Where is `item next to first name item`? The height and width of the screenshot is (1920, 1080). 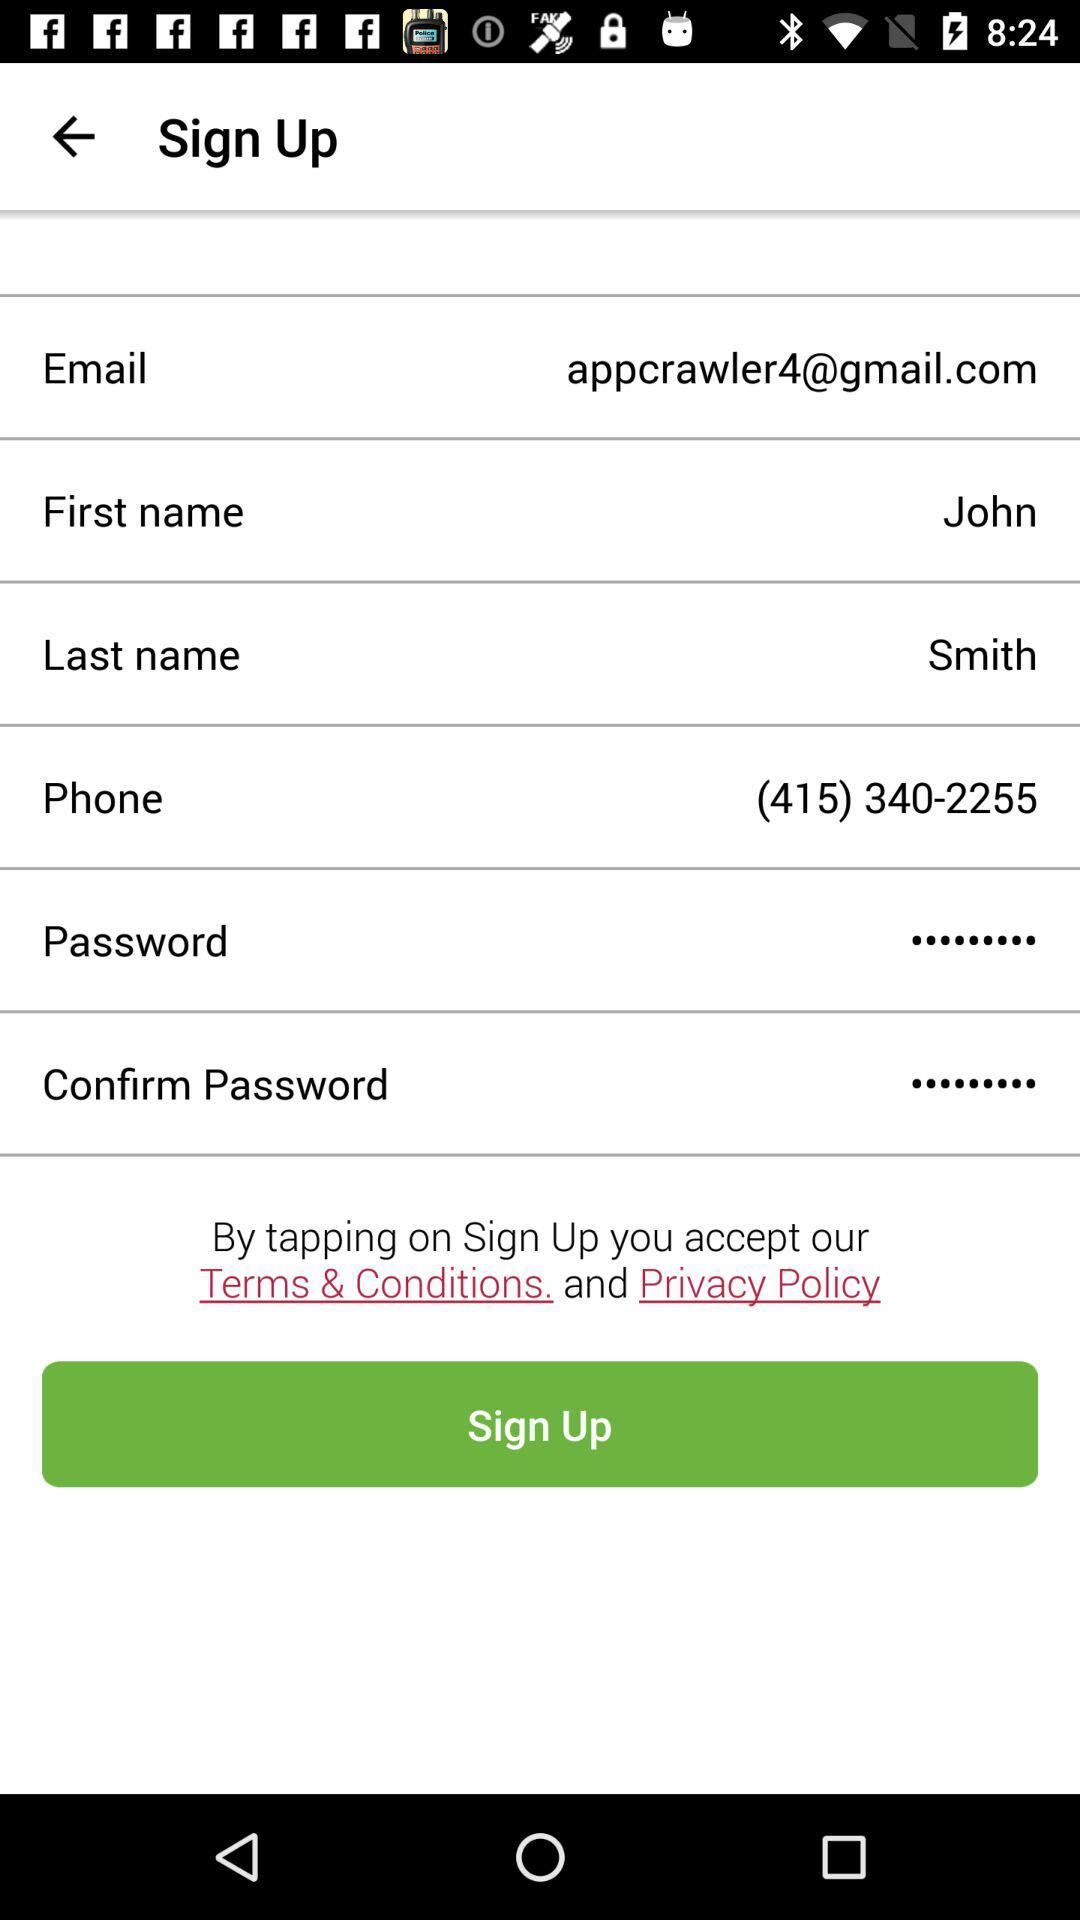 item next to first name item is located at coordinates (641, 510).